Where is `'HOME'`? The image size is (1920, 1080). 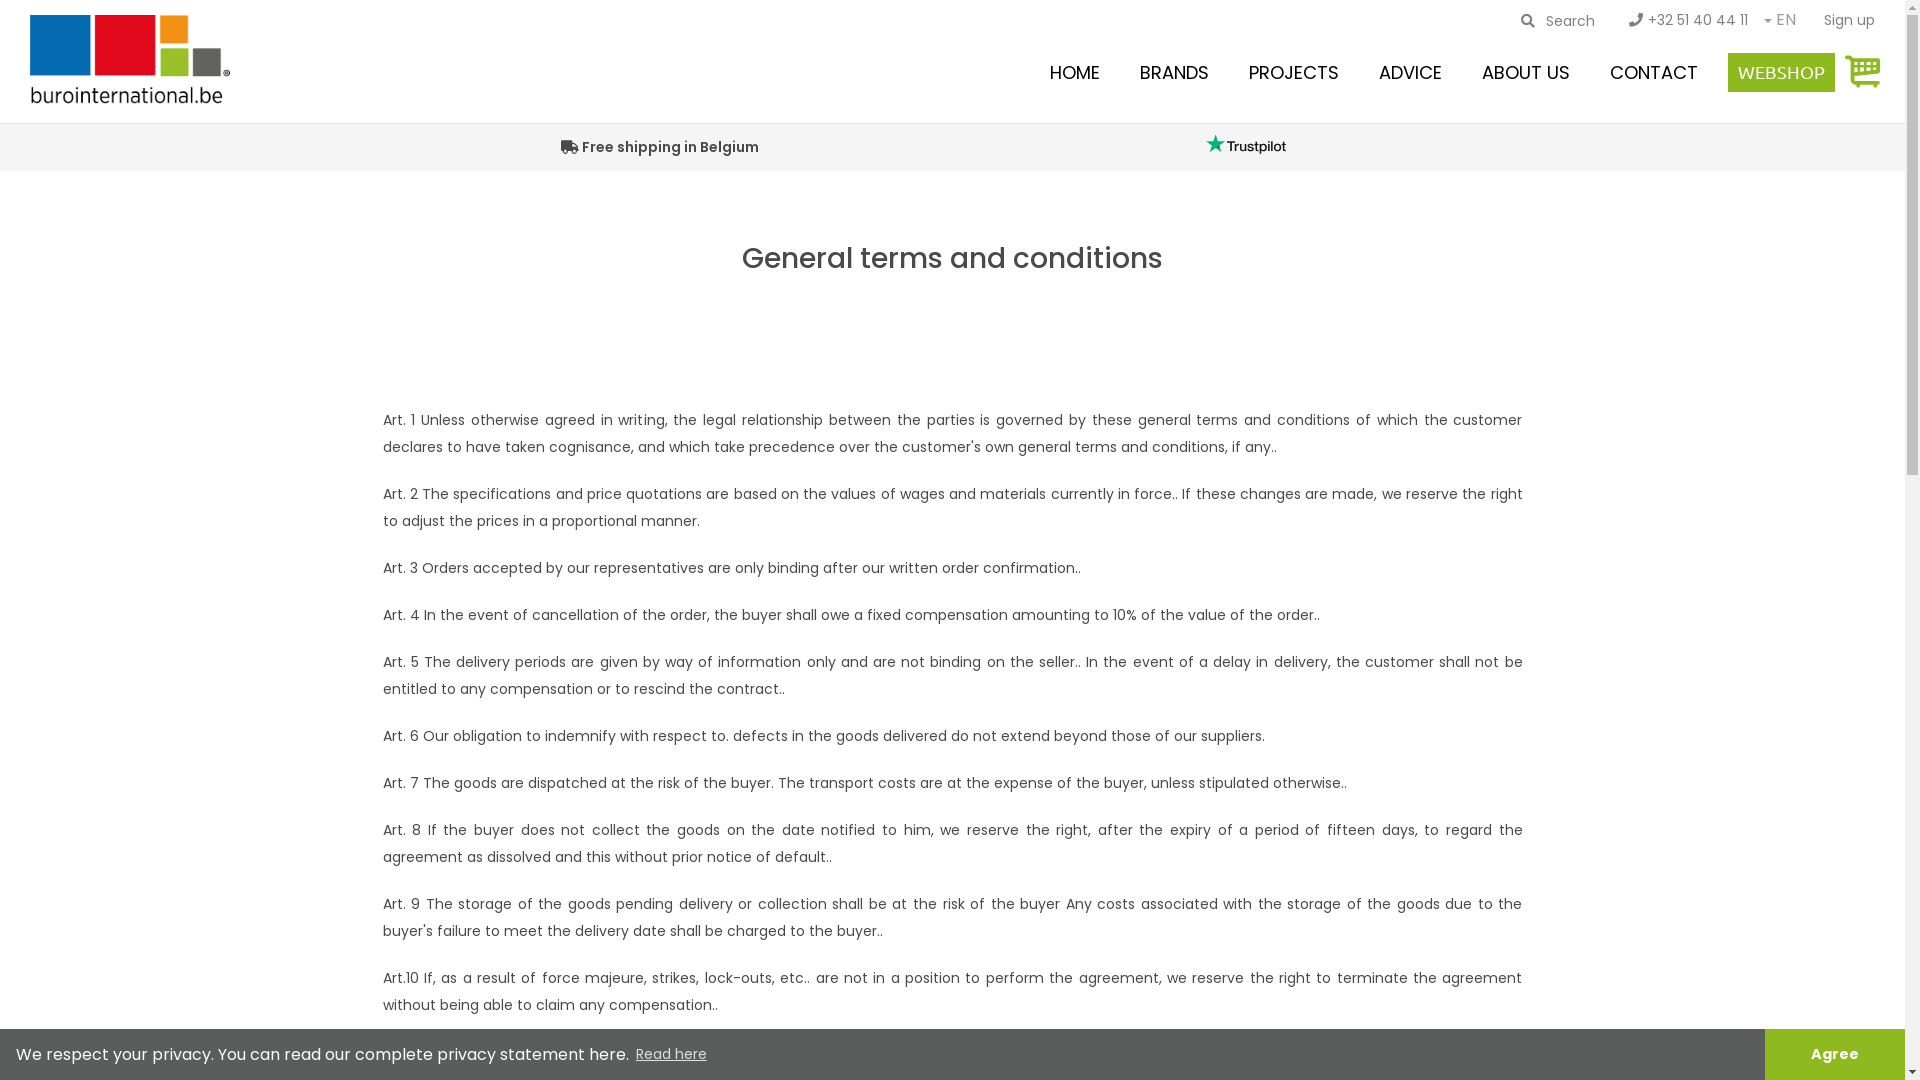
'HOME' is located at coordinates (1074, 71).